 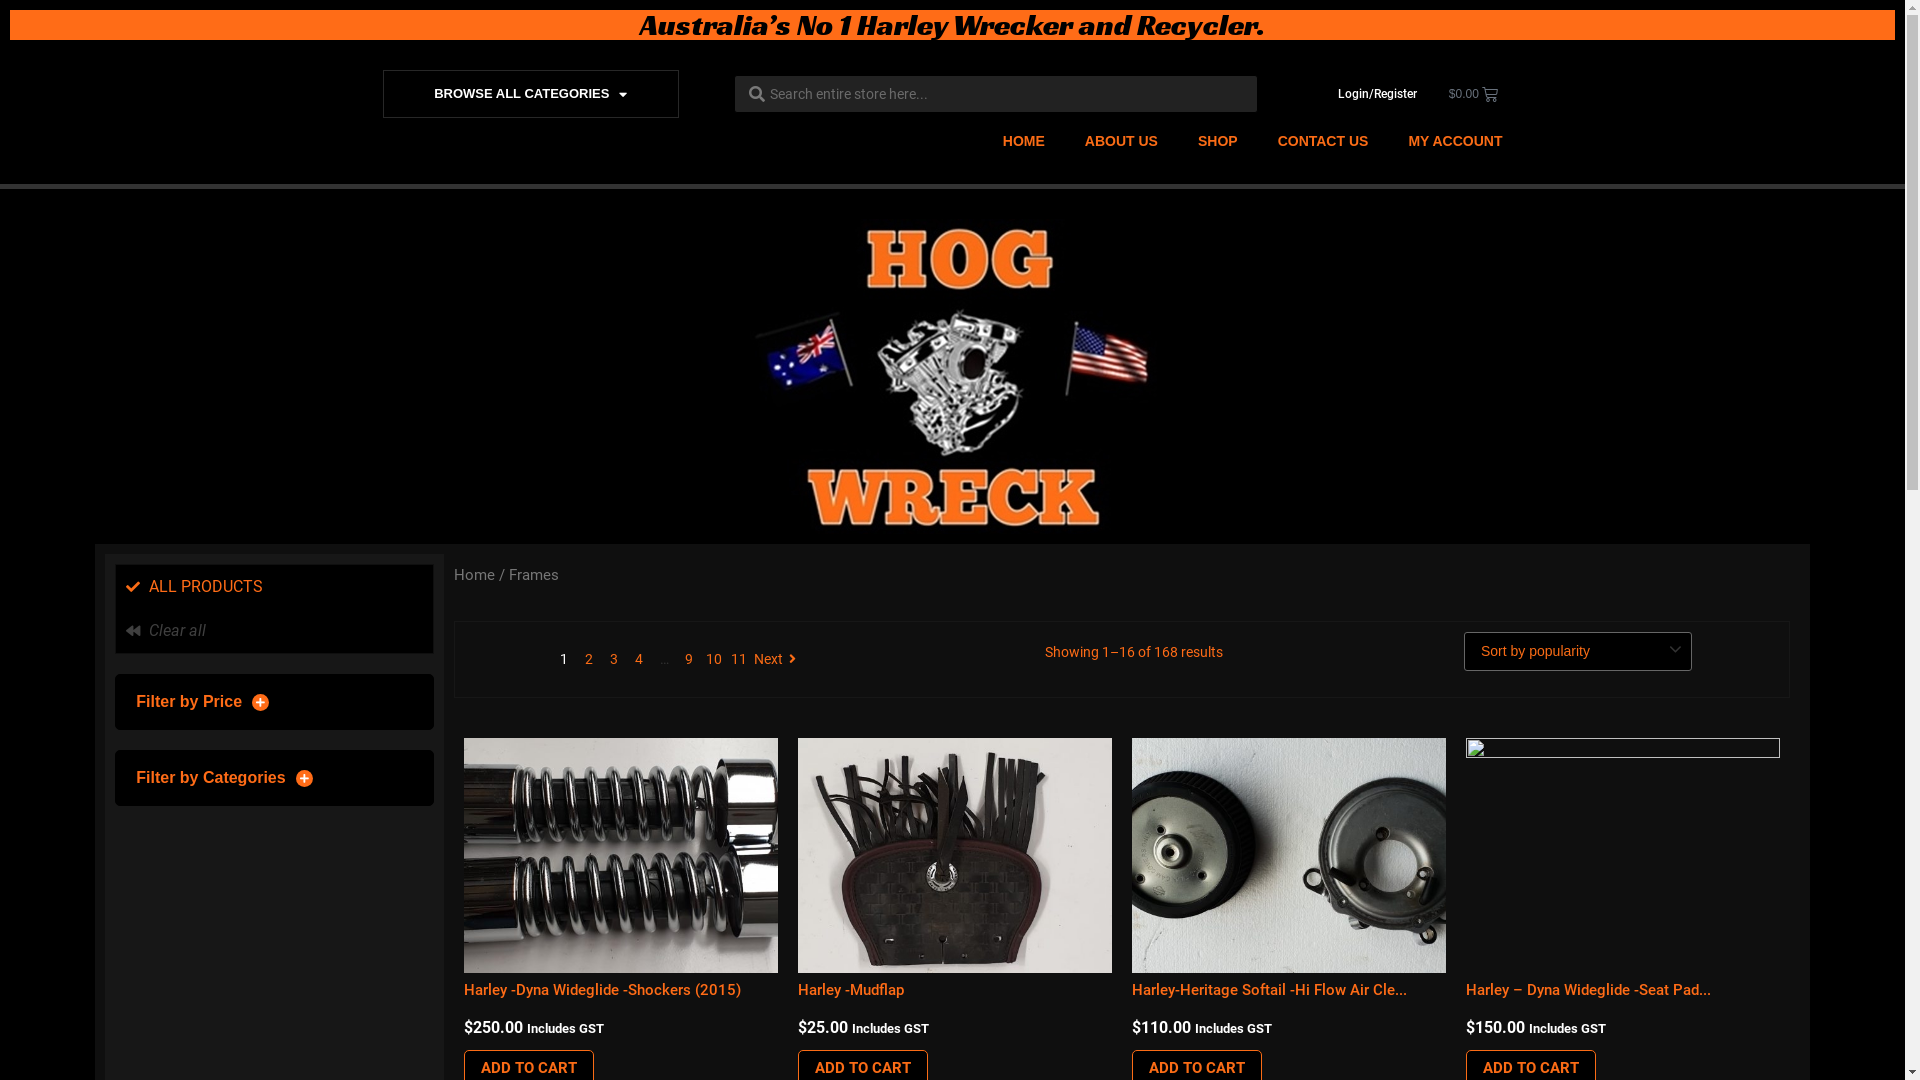 What do you see at coordinates (273, 585) in the screenshot?
I see `'ALL PRODUCTS'` at bounding box center [273, 585].